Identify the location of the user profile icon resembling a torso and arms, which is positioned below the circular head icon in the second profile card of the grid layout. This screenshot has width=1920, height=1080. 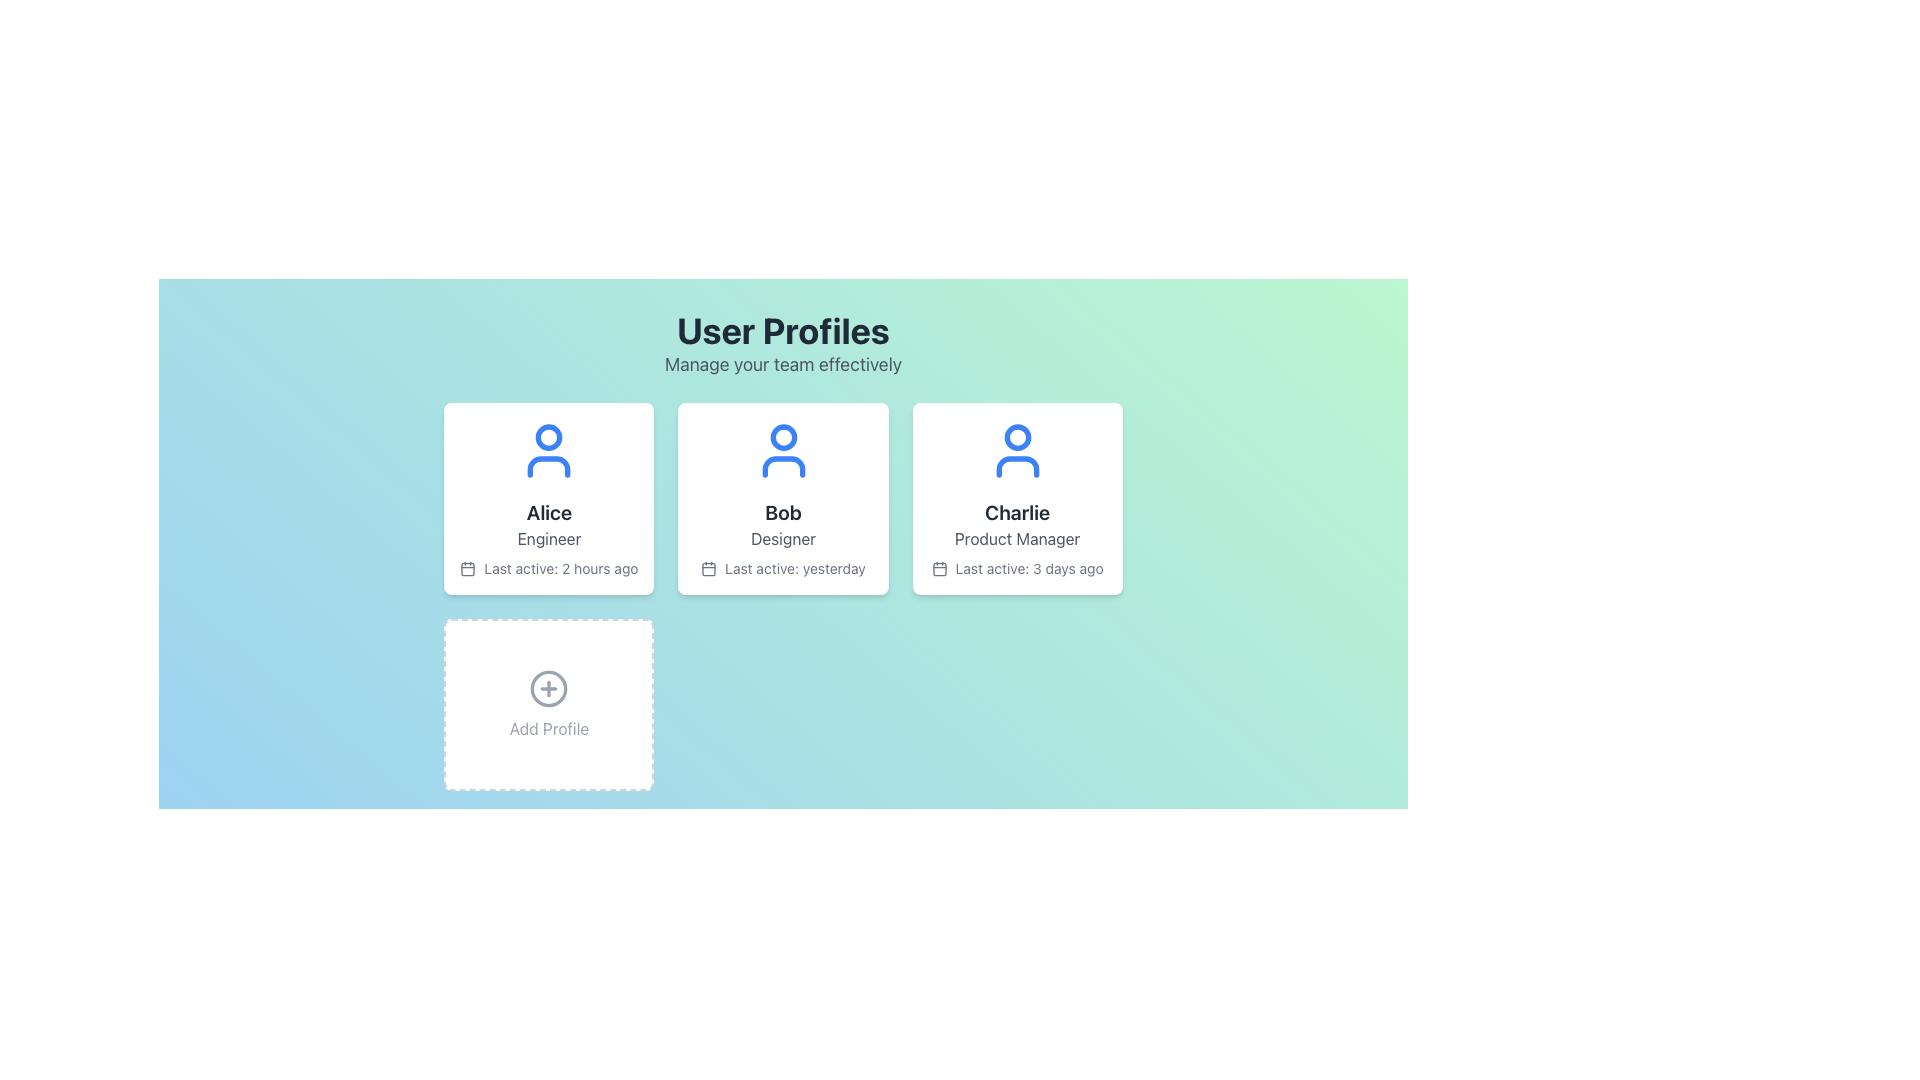
(782, 466).